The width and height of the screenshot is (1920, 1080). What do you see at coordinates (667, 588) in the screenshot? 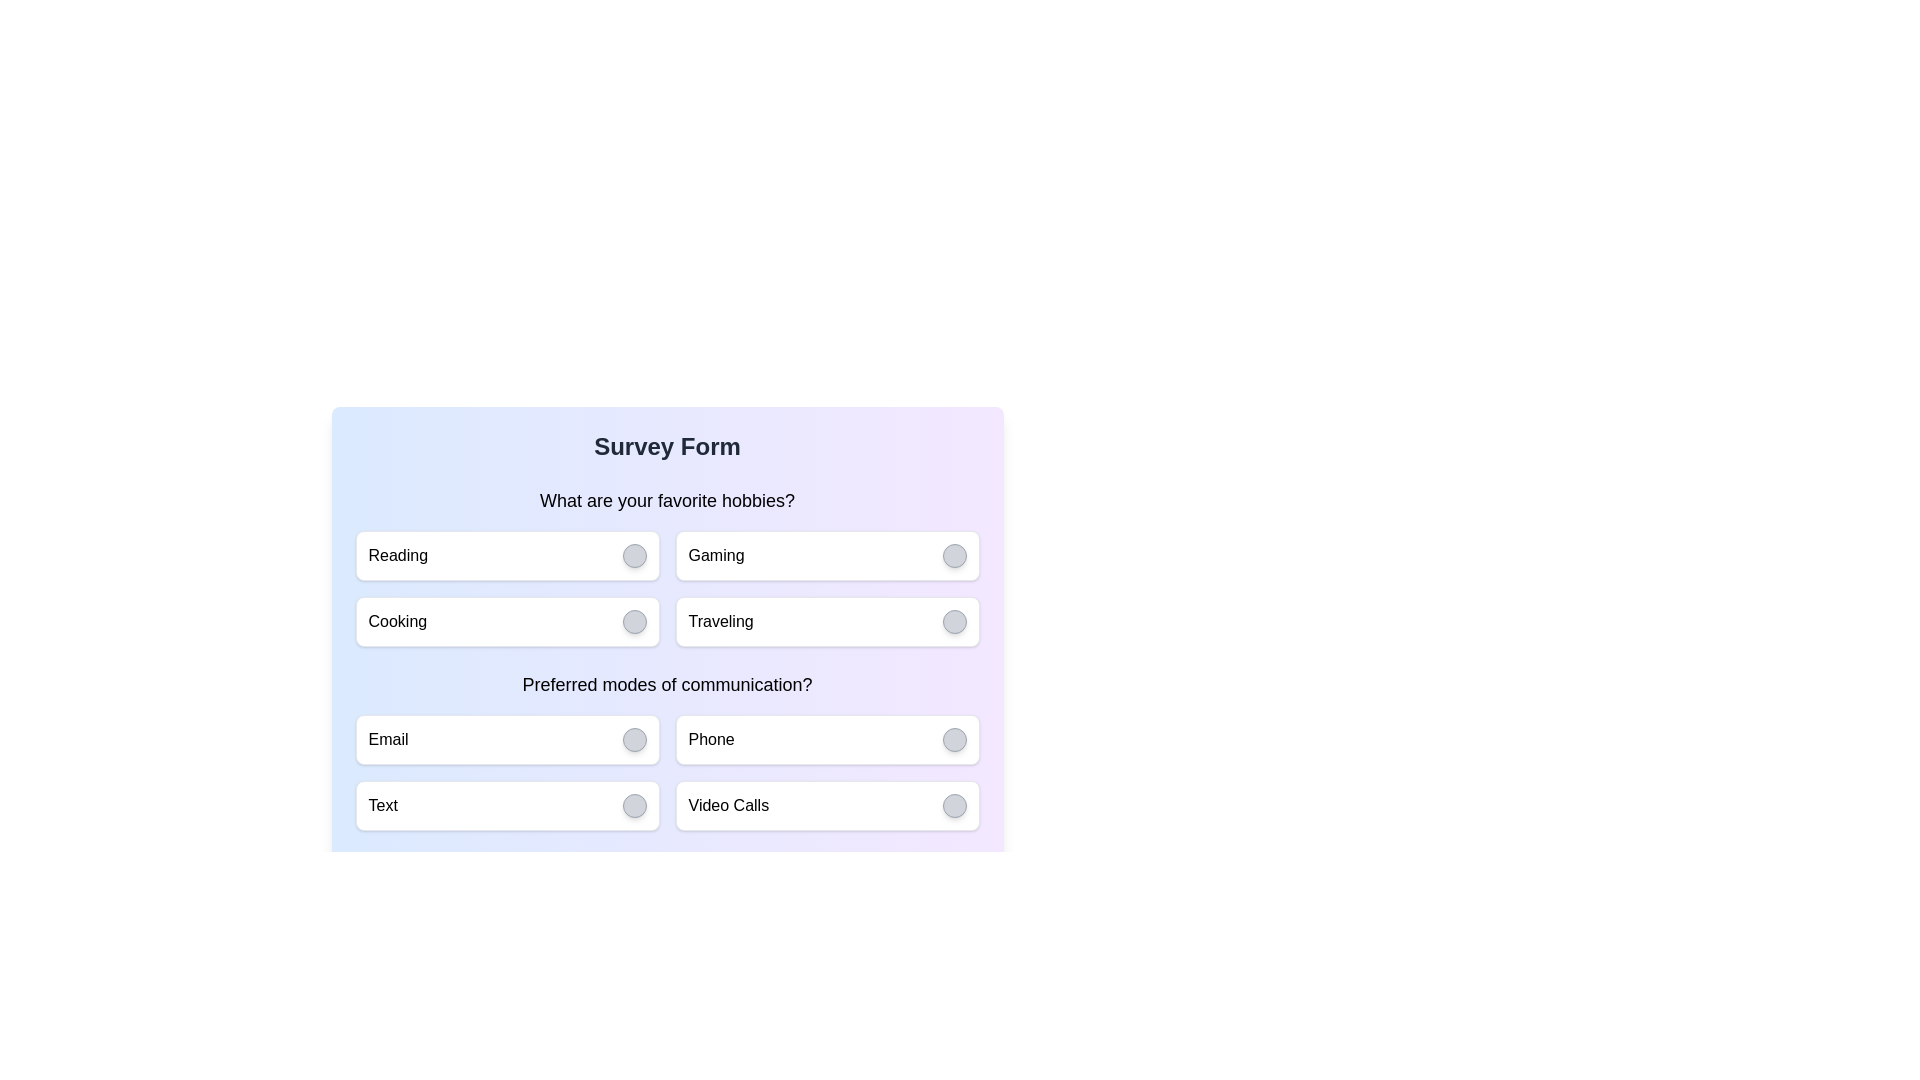
I see `the circular button in the Interactive selection grid, which contains labels like 'Reading', 'Gaming', 'Cooking', or 'Traveling'` at bounding box center [667, 588].